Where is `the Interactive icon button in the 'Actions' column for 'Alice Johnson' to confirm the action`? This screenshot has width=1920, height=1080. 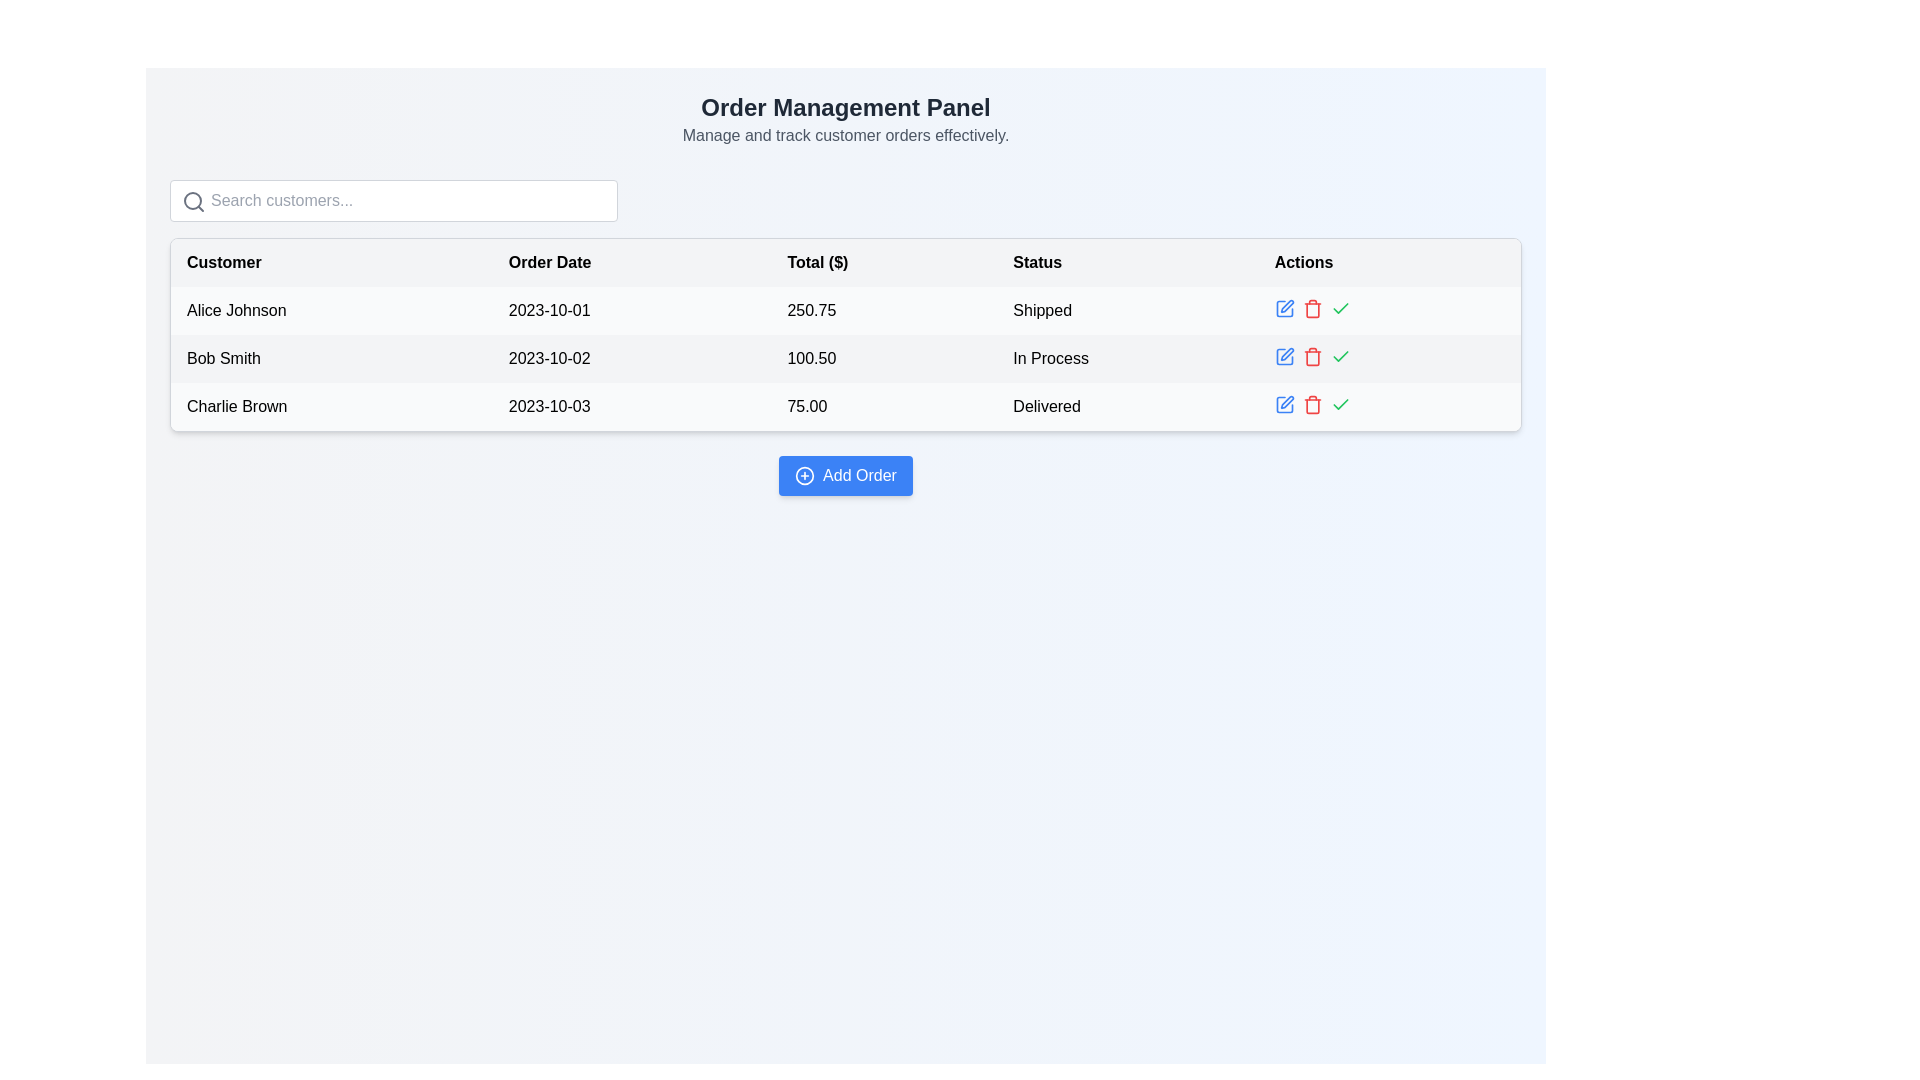
the Interactive icon button in the 'Actions' column for 'Alice Johnson' to confirm the action is located at coordinates (1339, 308).